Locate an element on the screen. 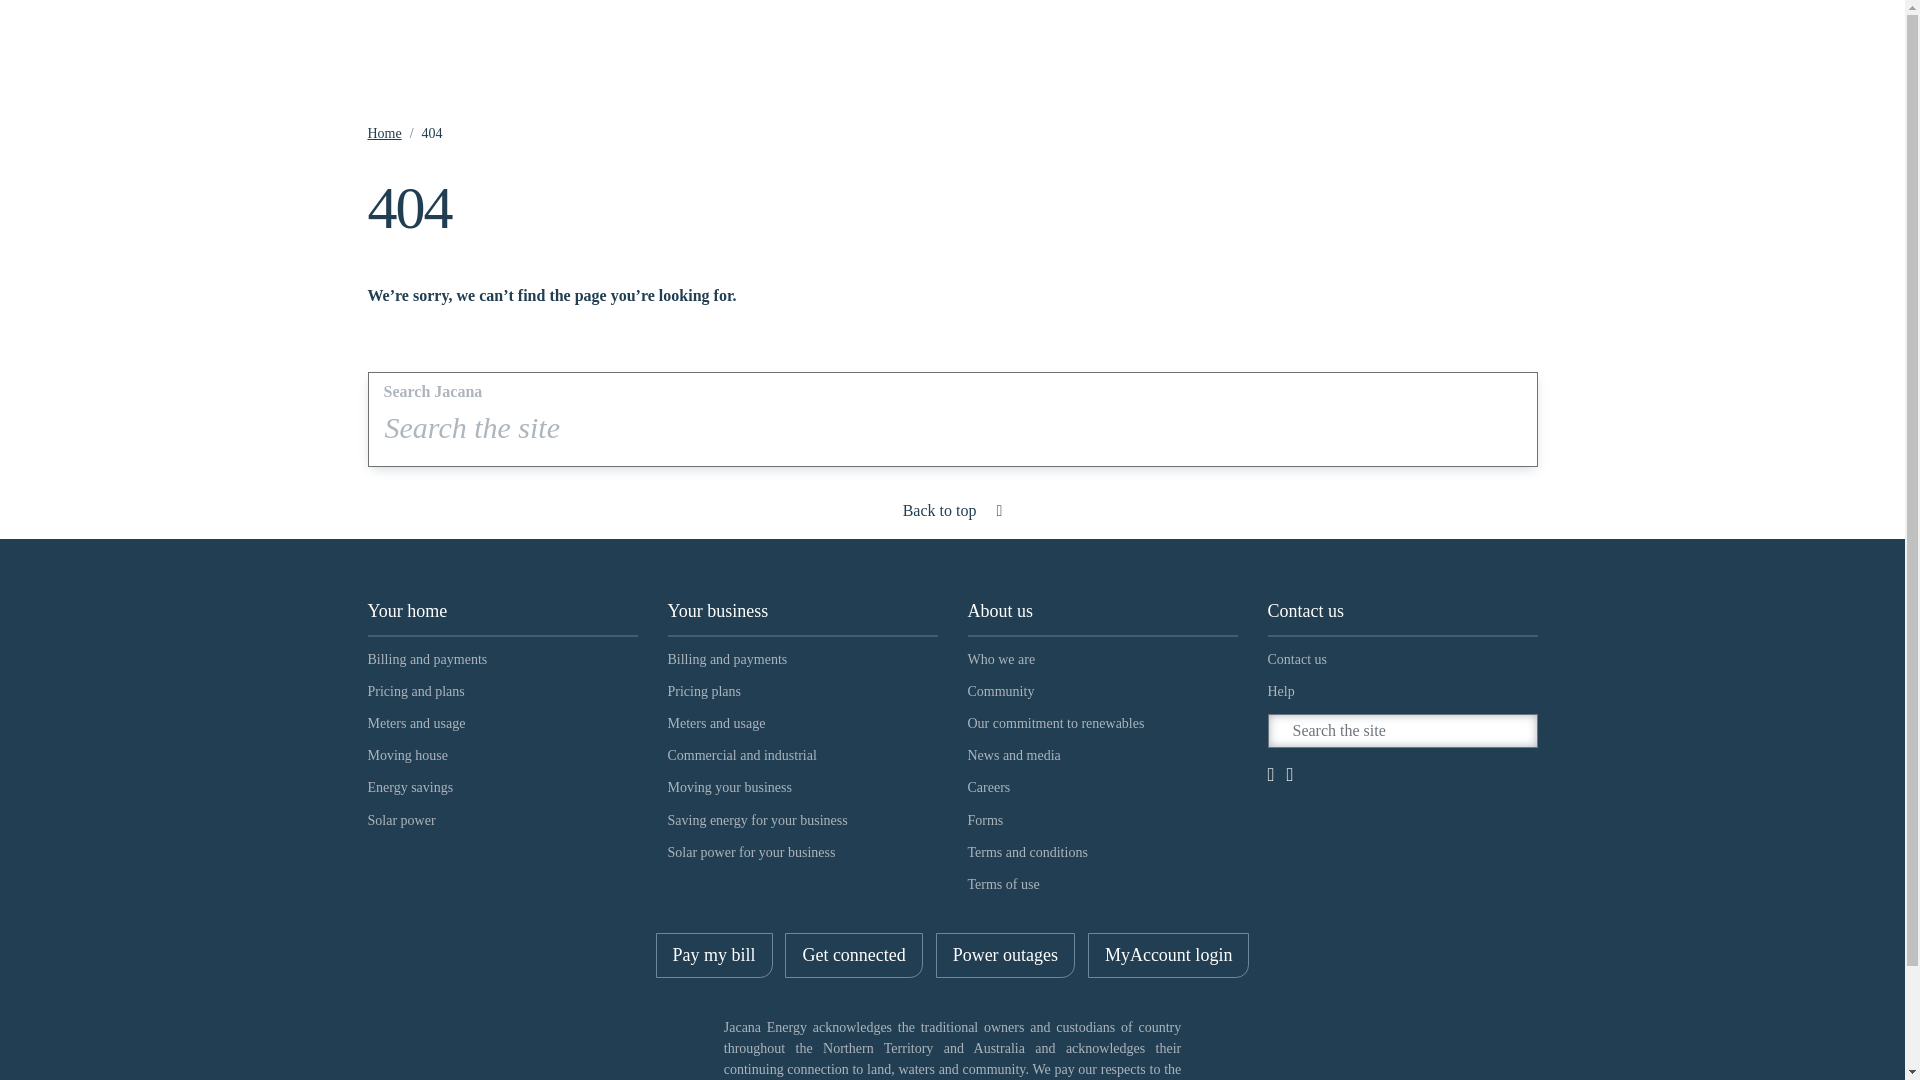 This screenshot has width=1920, height=1080. 'Solar power' is located at coordinates (368, 821).